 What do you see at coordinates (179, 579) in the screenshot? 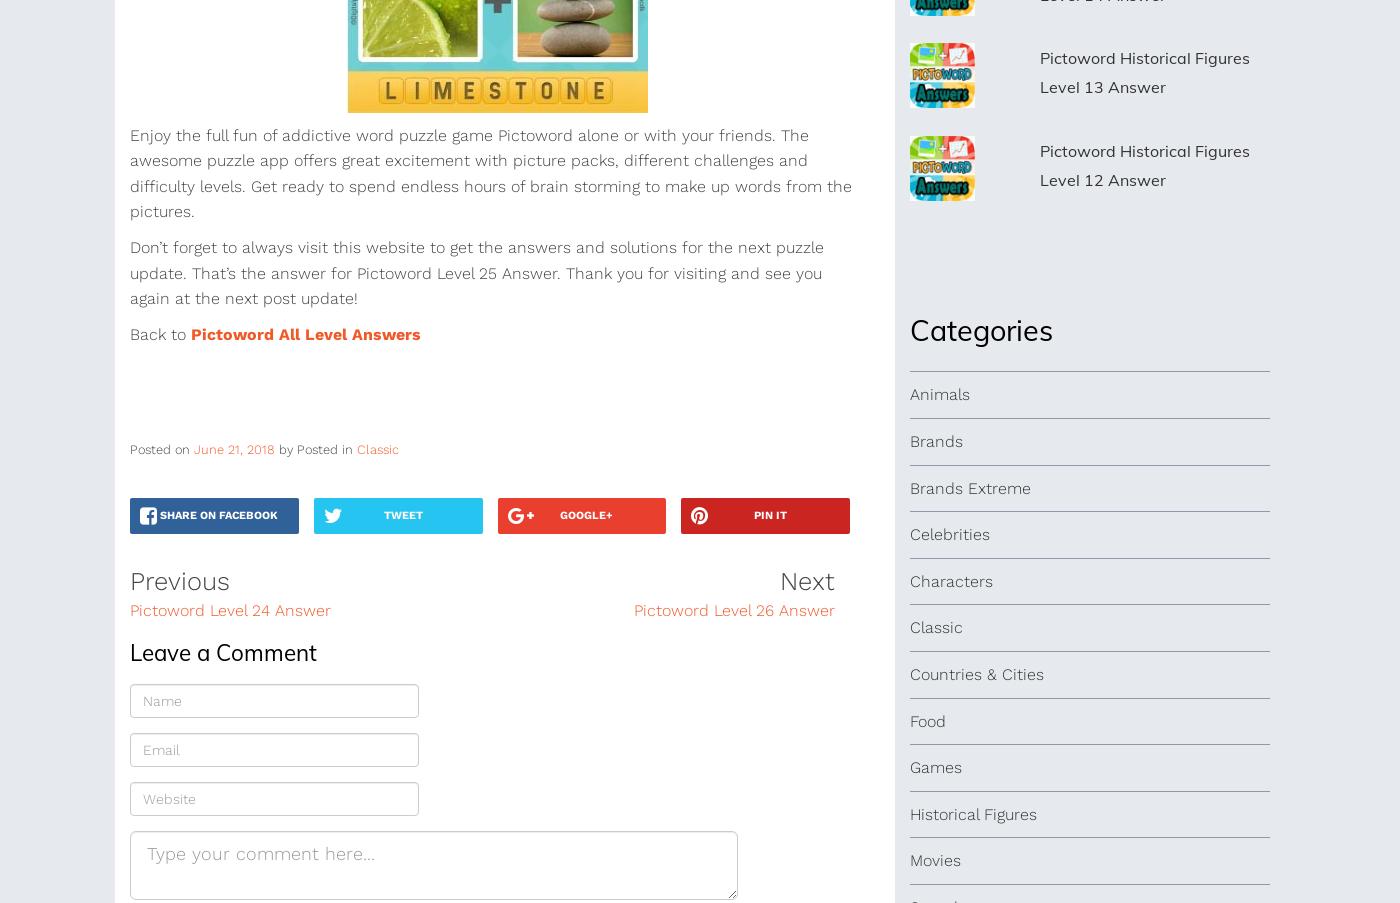
I see `'Previous'` at bounding box center [179, 579].